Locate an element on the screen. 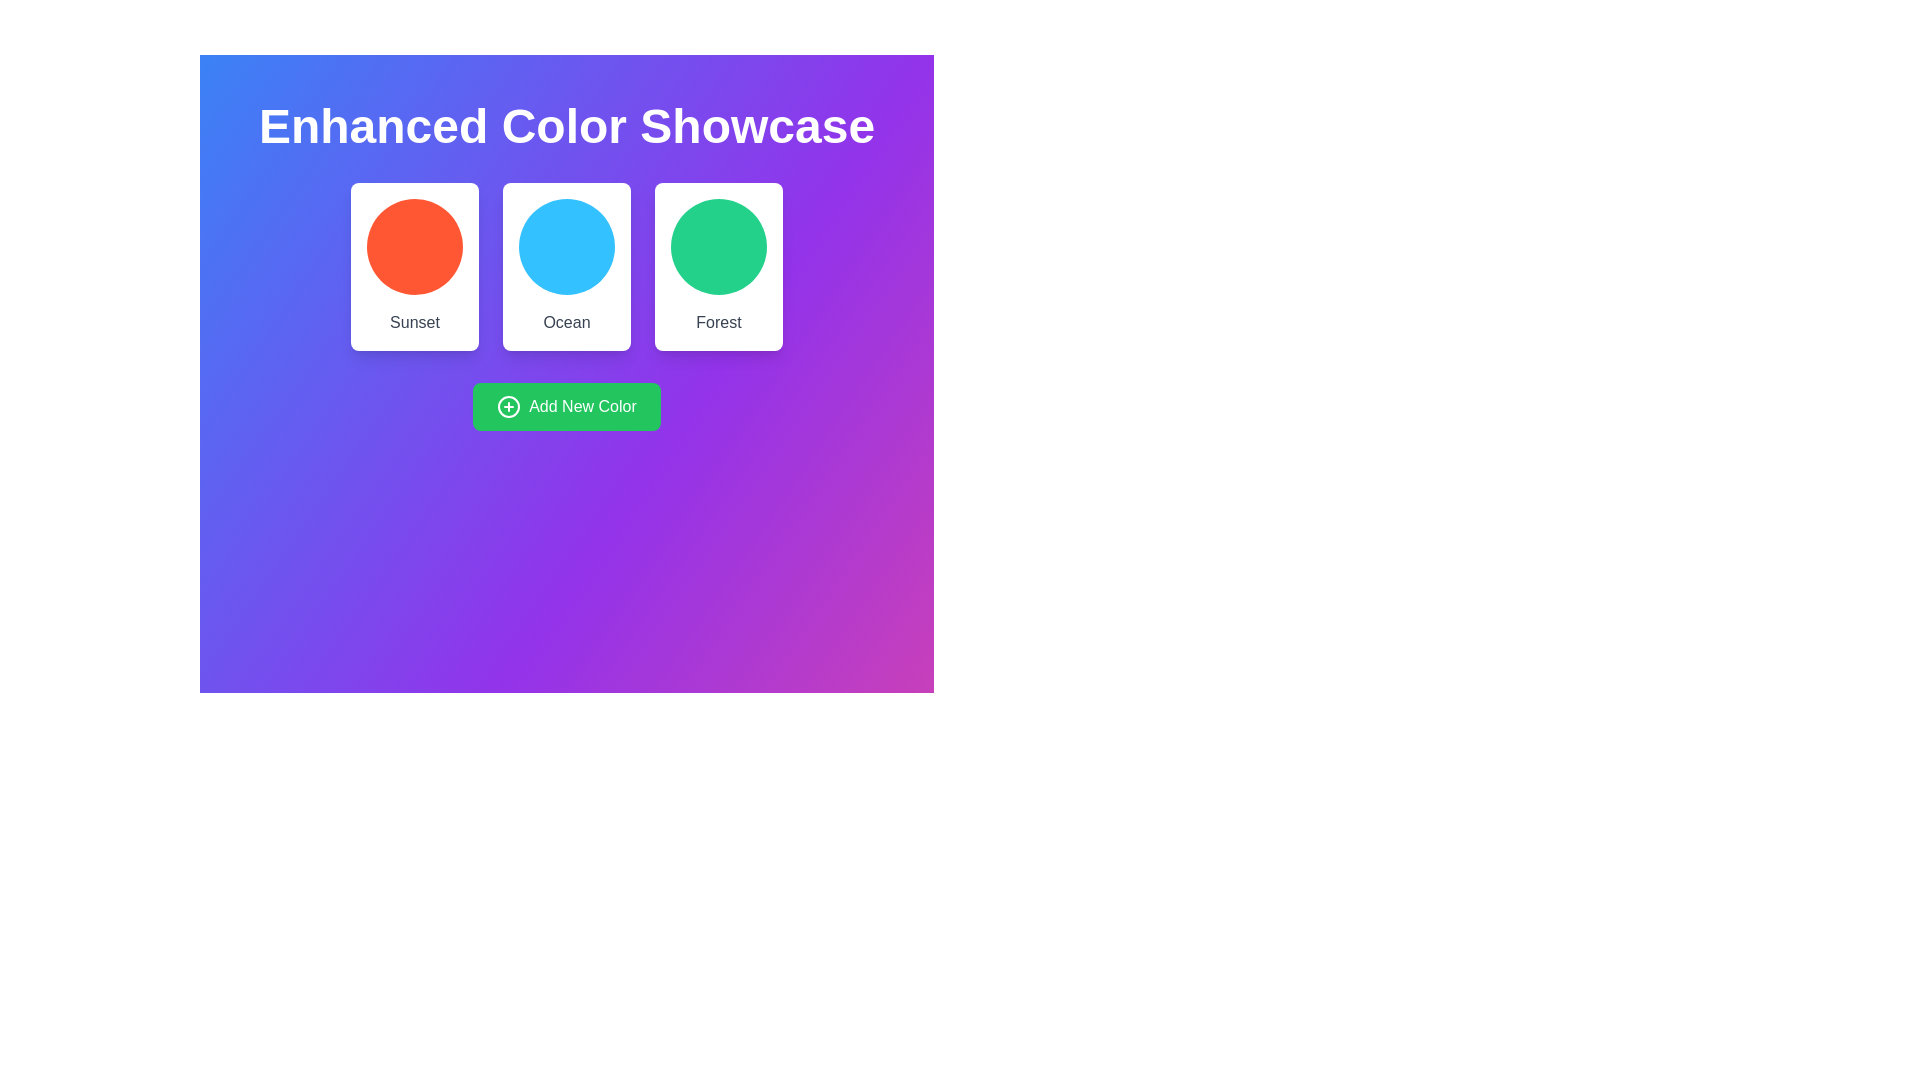 This screenshot has width=1920, height=1080. the button located below the color cards labeled 'Sunset,' 'Ocean,' and 'Forest' is located at coordinates (565, 406).